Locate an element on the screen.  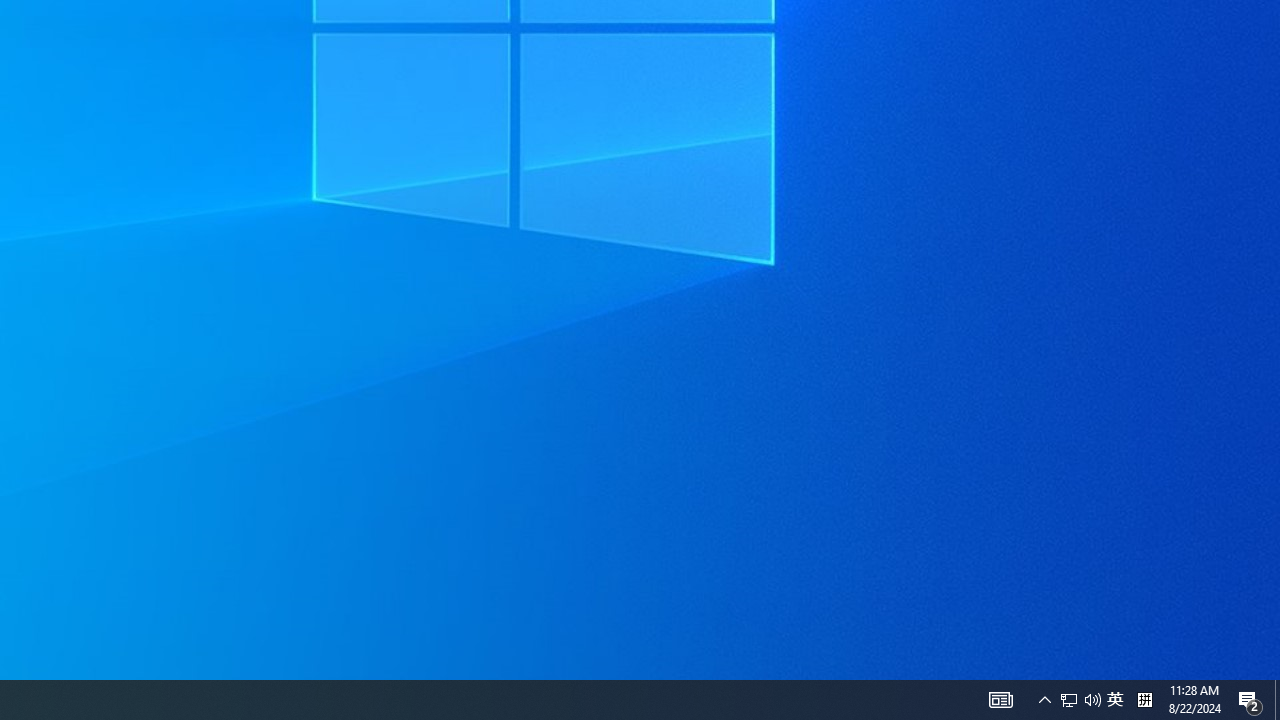
'Action Center, 2 new notifications' is located at coordinates (1250, 698).